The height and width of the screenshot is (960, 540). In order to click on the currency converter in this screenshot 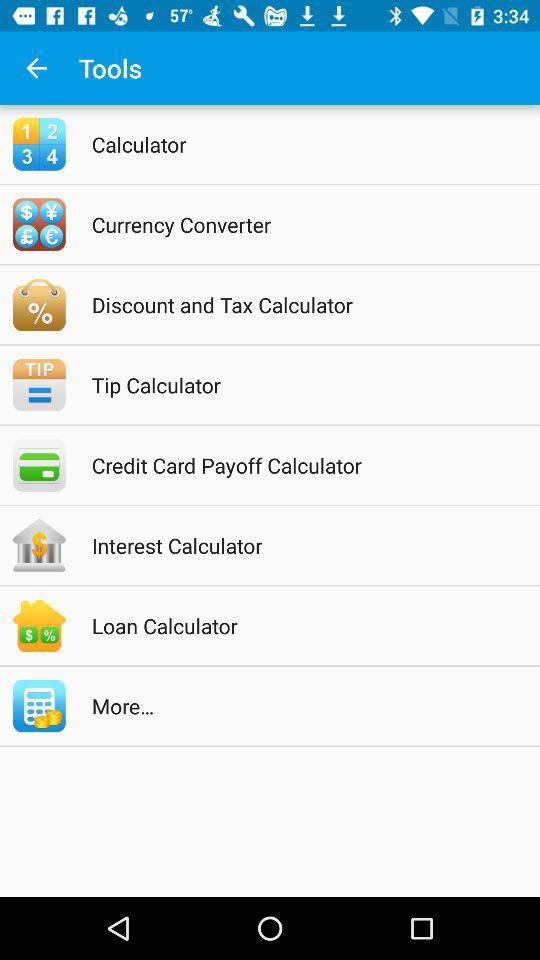, I will do `click(295, 224)`.